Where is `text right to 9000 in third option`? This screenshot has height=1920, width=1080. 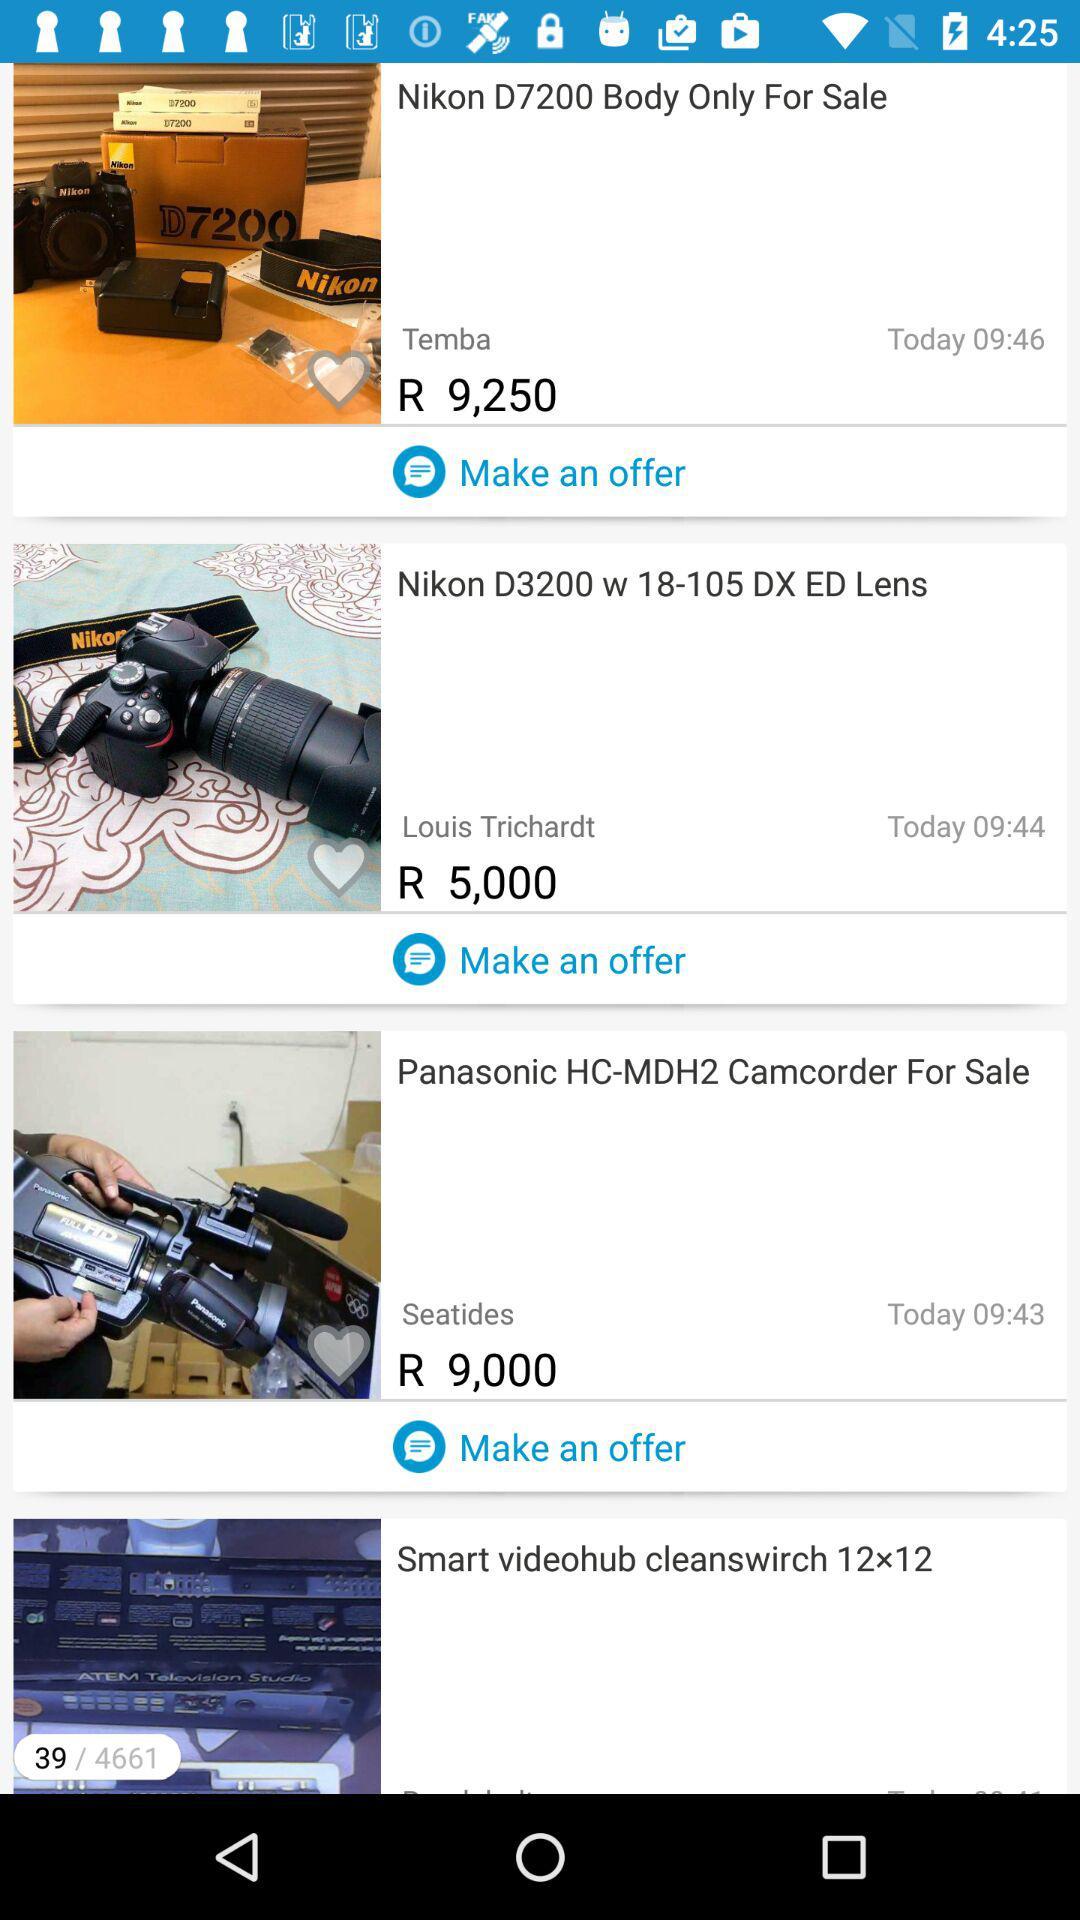
text right to 9000 in third option is located at coordinates (948, 1353).